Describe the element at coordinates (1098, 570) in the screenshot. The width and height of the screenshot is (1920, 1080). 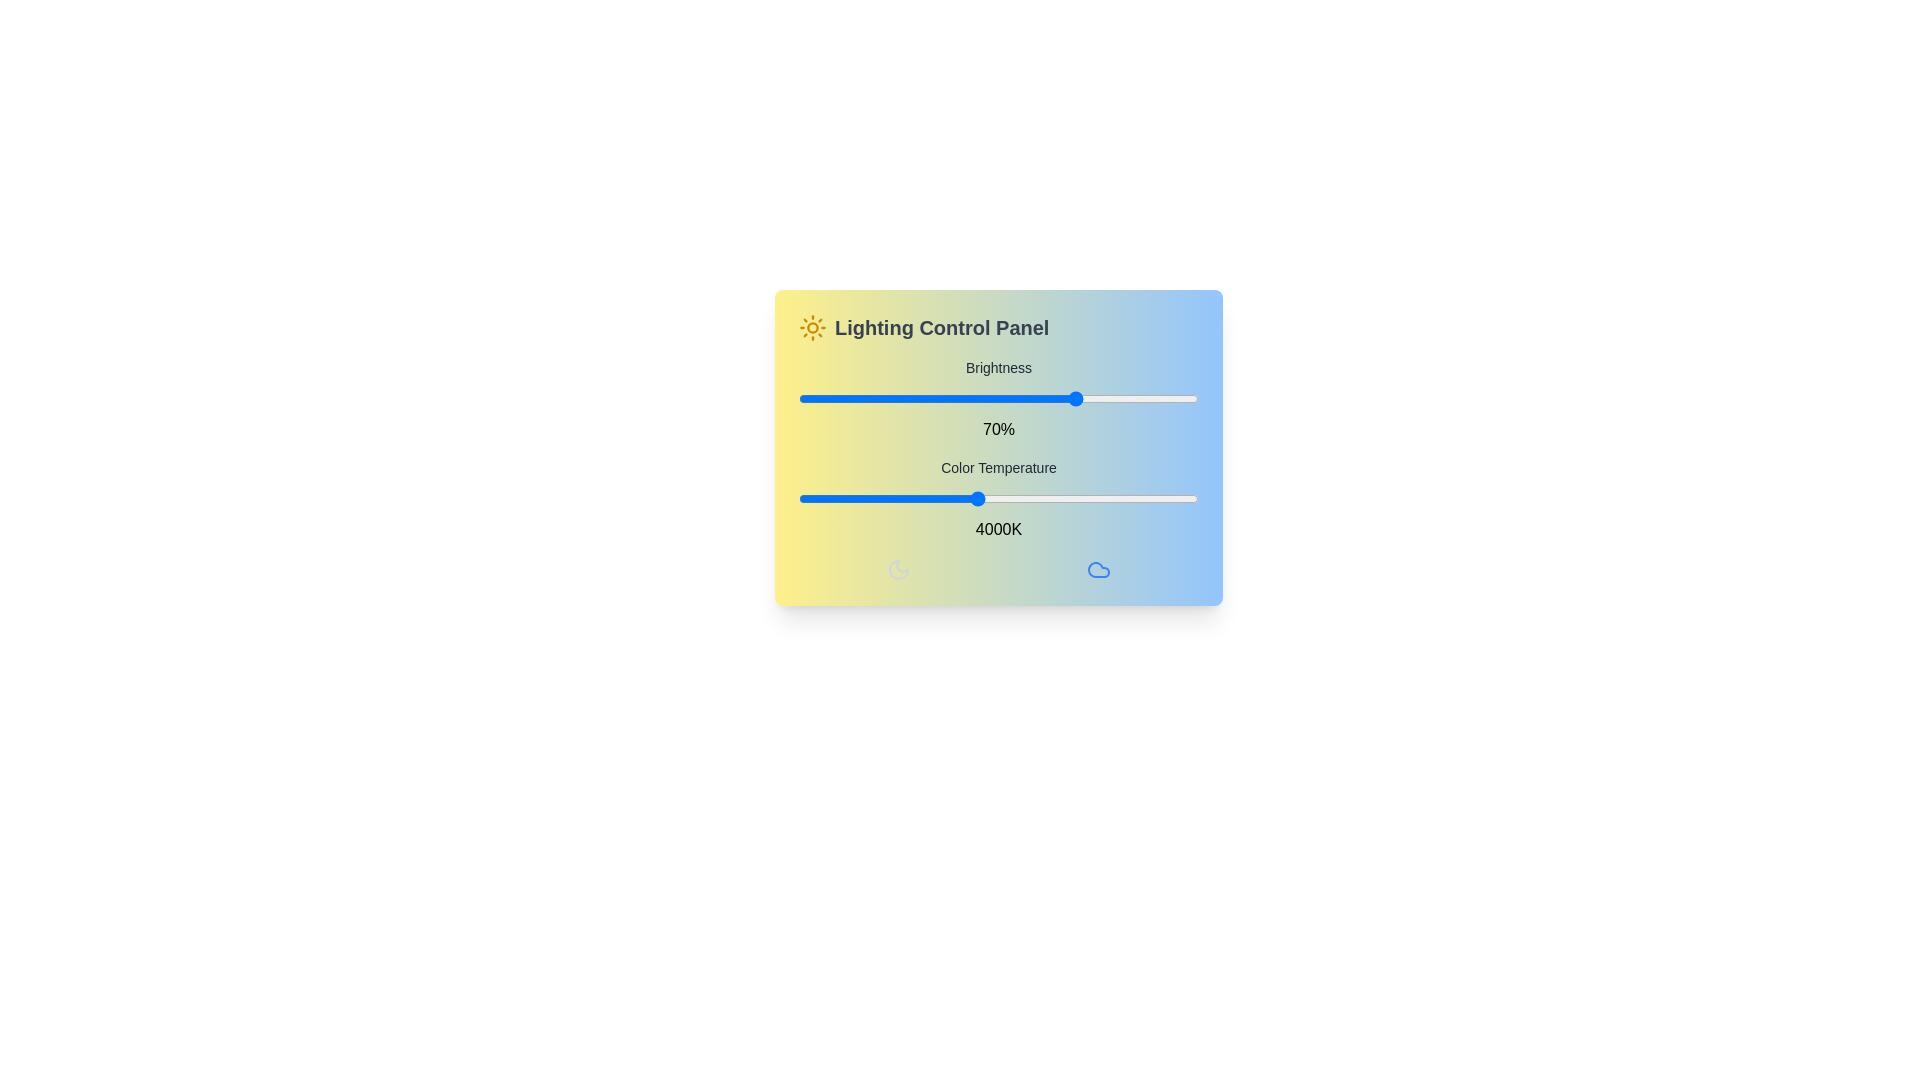
I see `the icon cloud under the sliders` at that location.